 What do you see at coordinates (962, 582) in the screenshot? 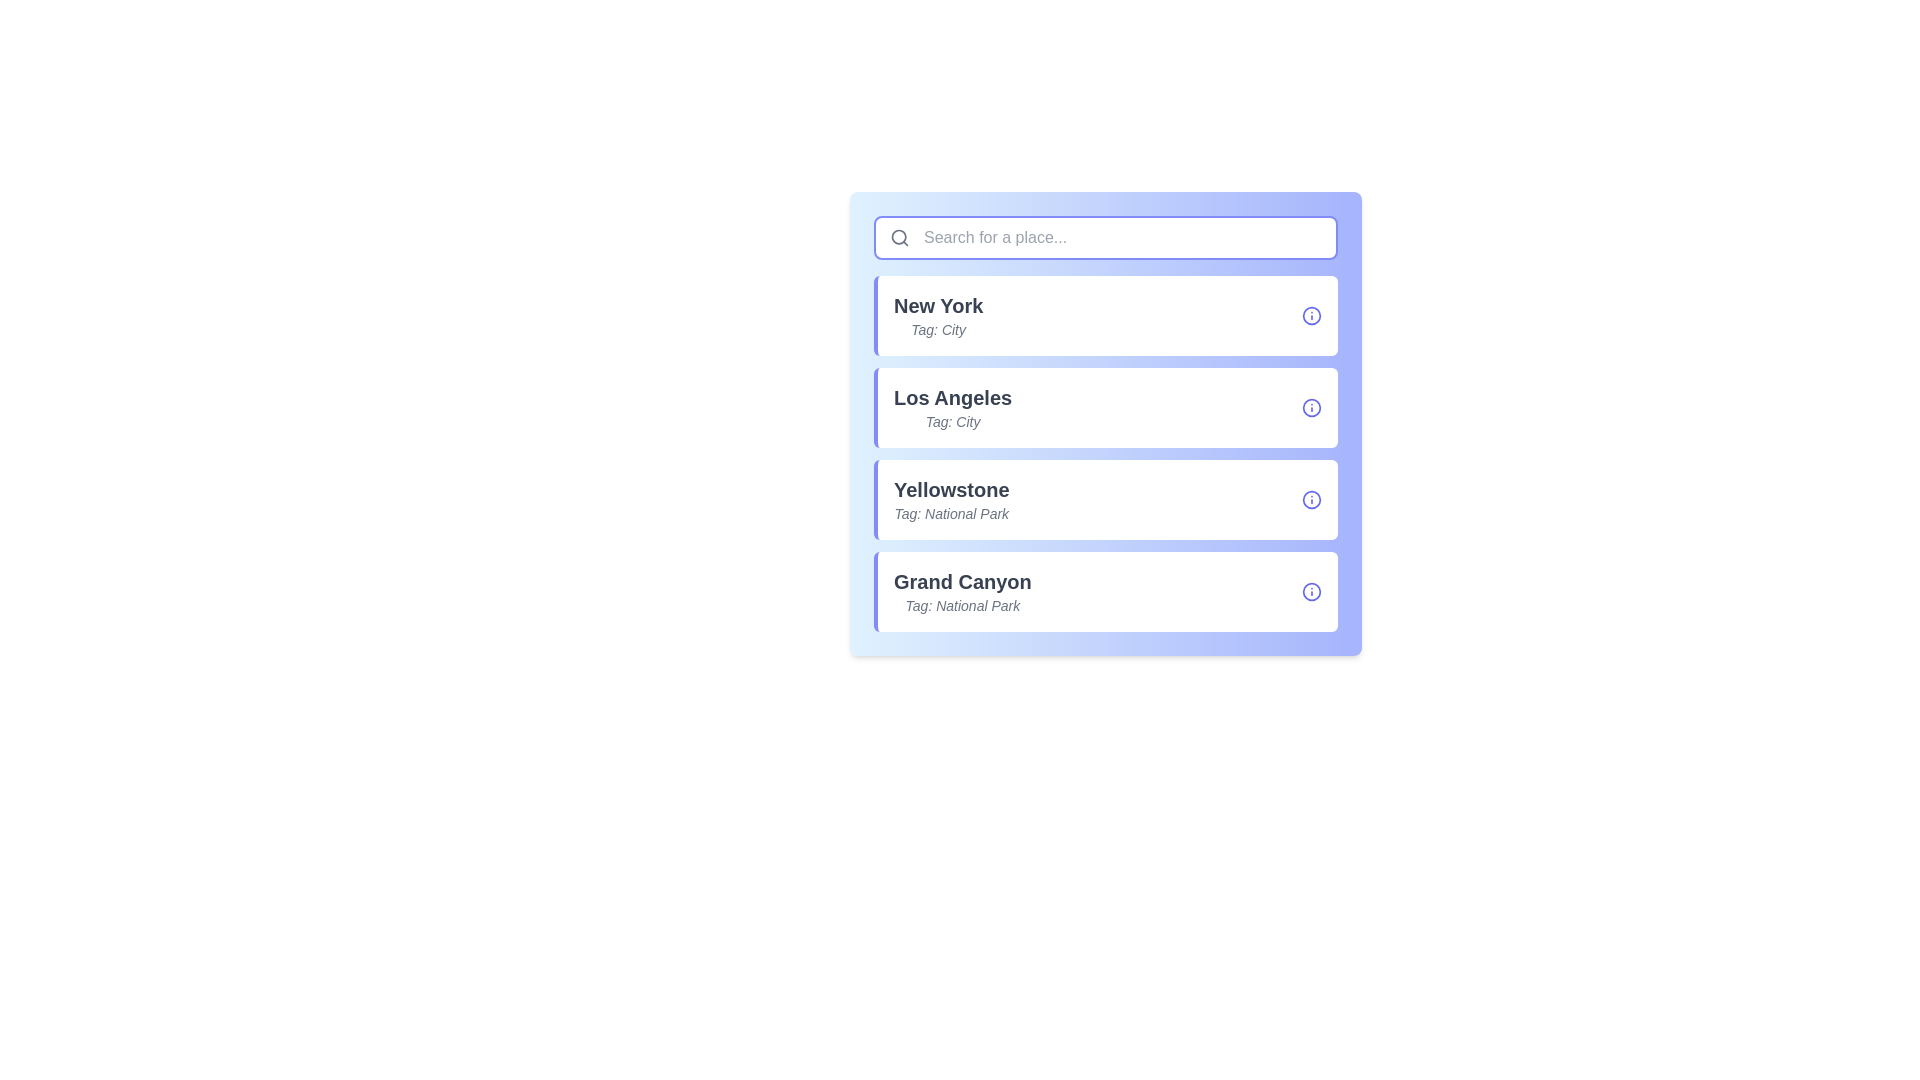
I see `the text label identifying the location 'Grand Canyon' in the list widget, which is positioned above 'Tag: National Park'` at bounding box center [962, 582].